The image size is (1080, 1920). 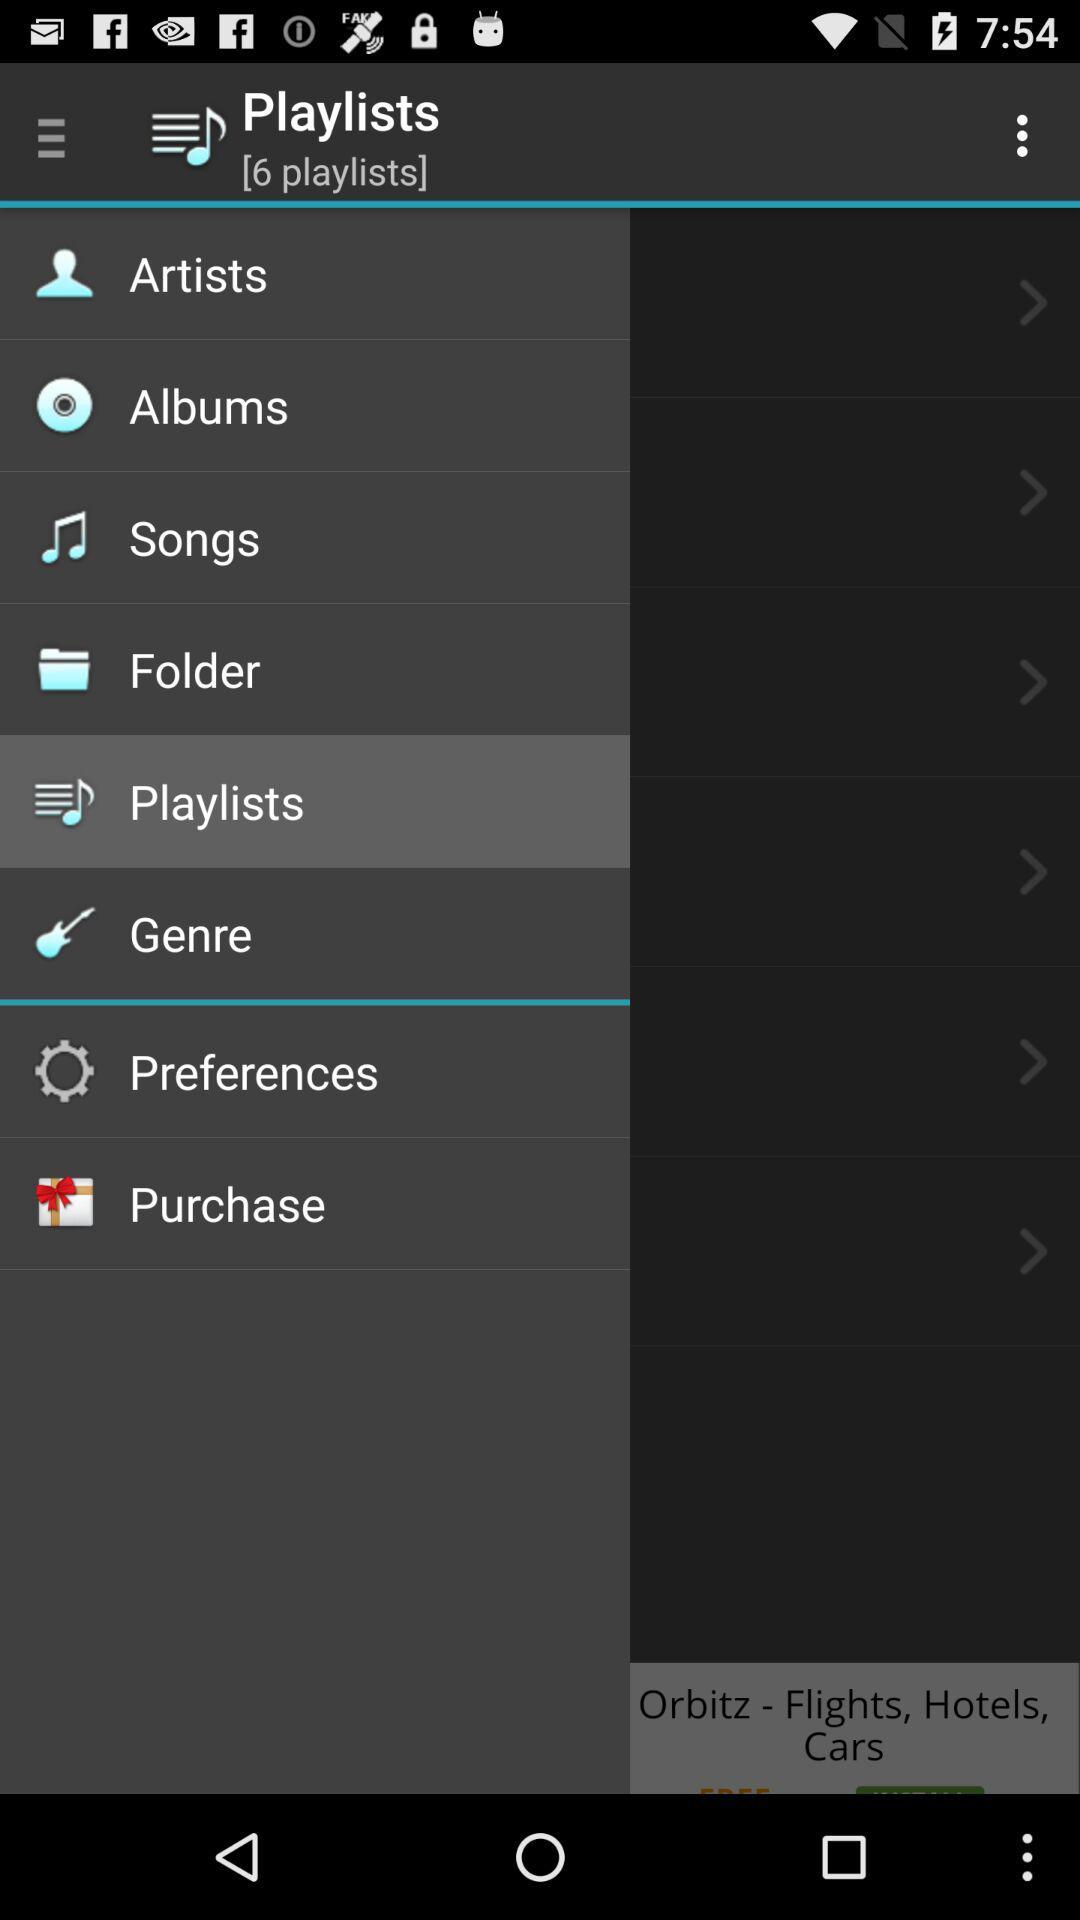 I want to click on the arrow_forward icon, so click(x=993, y=728).